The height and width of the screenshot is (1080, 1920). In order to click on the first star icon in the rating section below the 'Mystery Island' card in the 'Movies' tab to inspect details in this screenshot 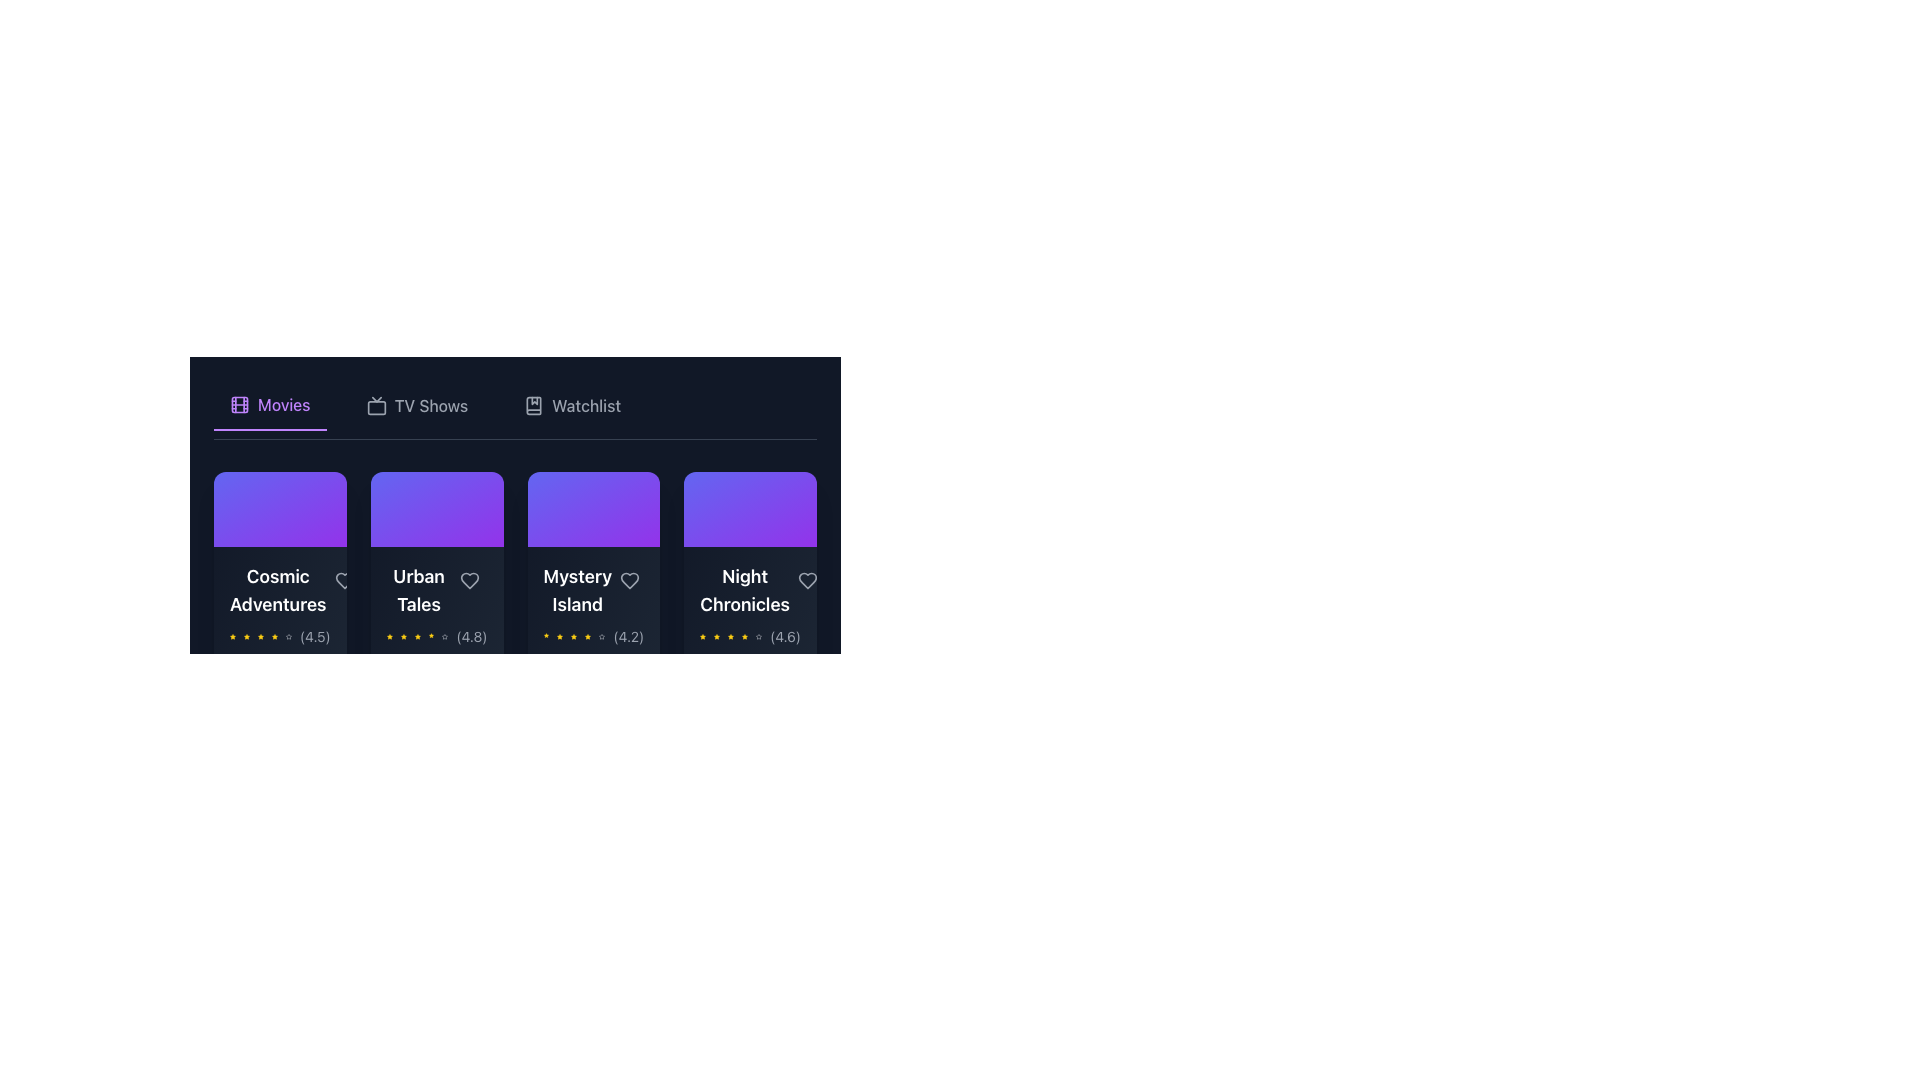, I will do `click(546, 636)`.